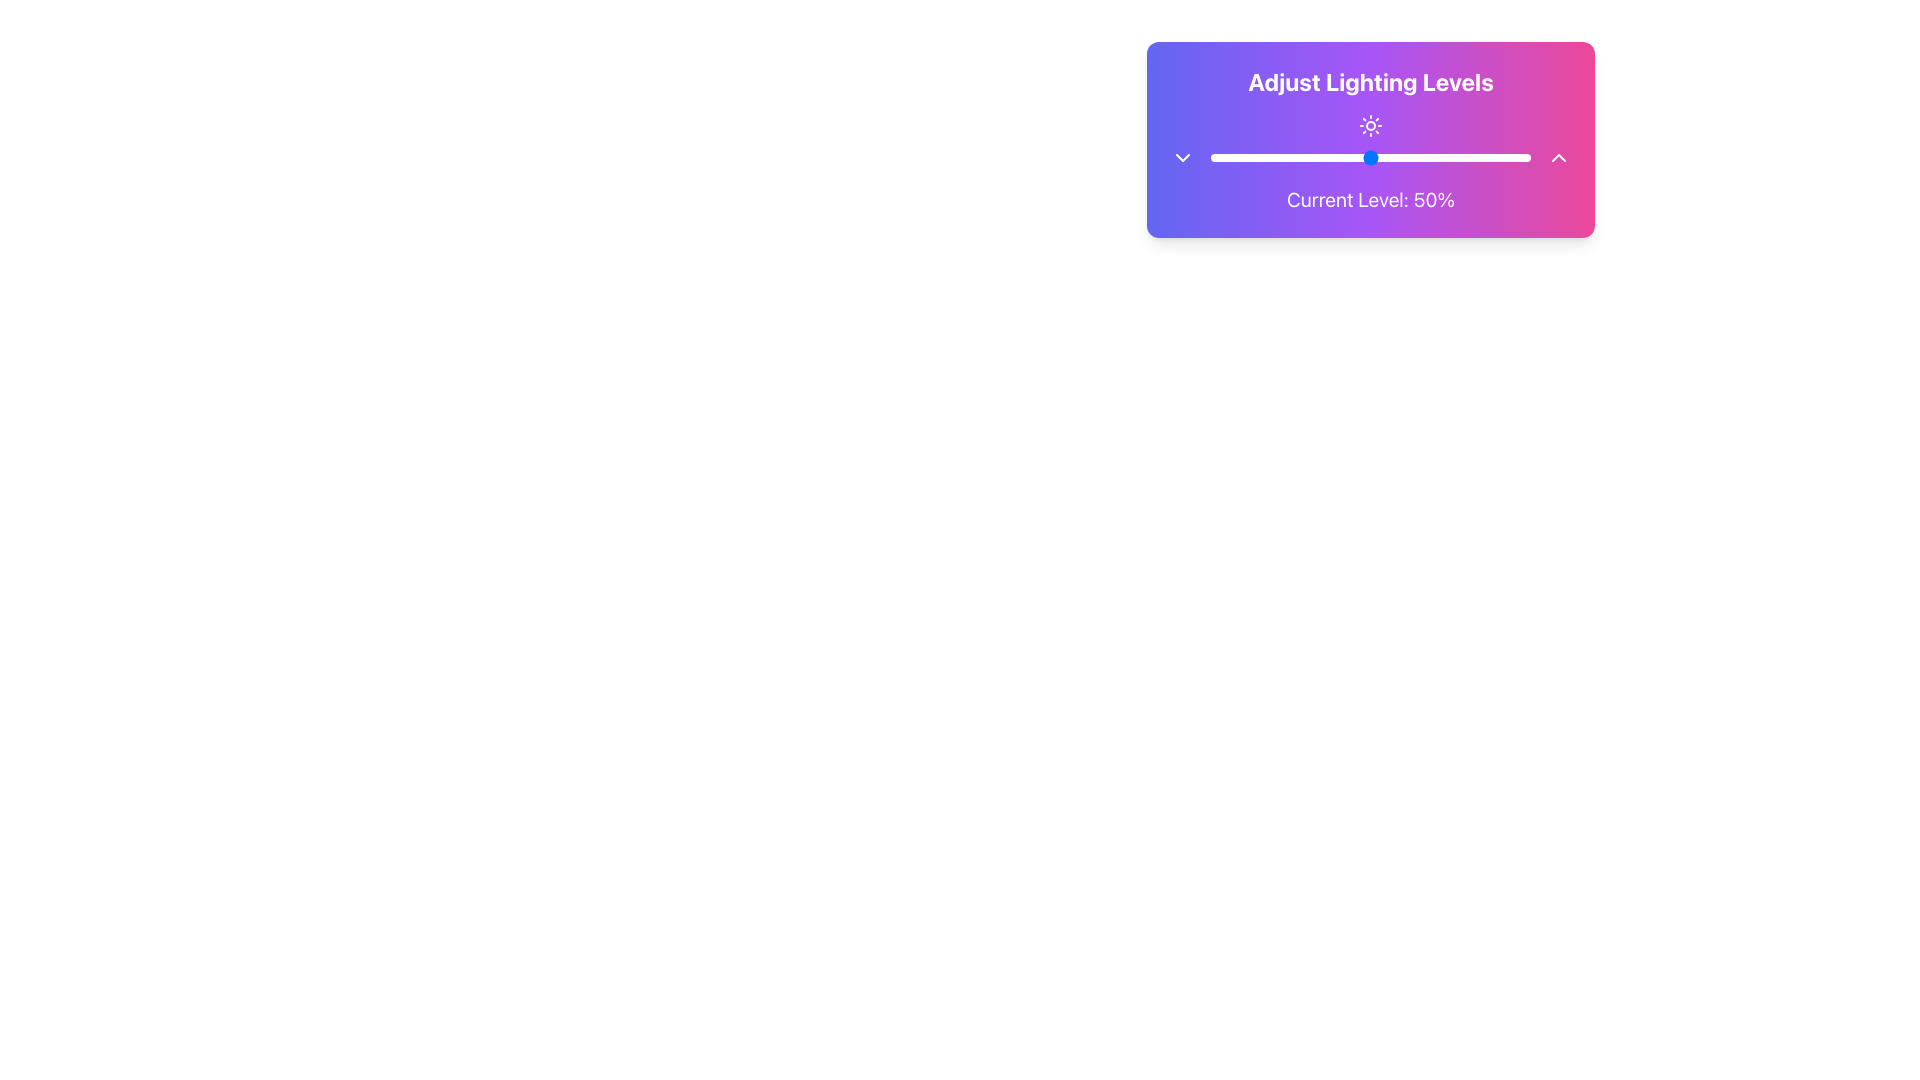 This screenshot has height=1080, width=1920. What do you see at coordinates (1379, 157) in the screenshot?
I see `the lighting level` at bounding box center [1379, 157].